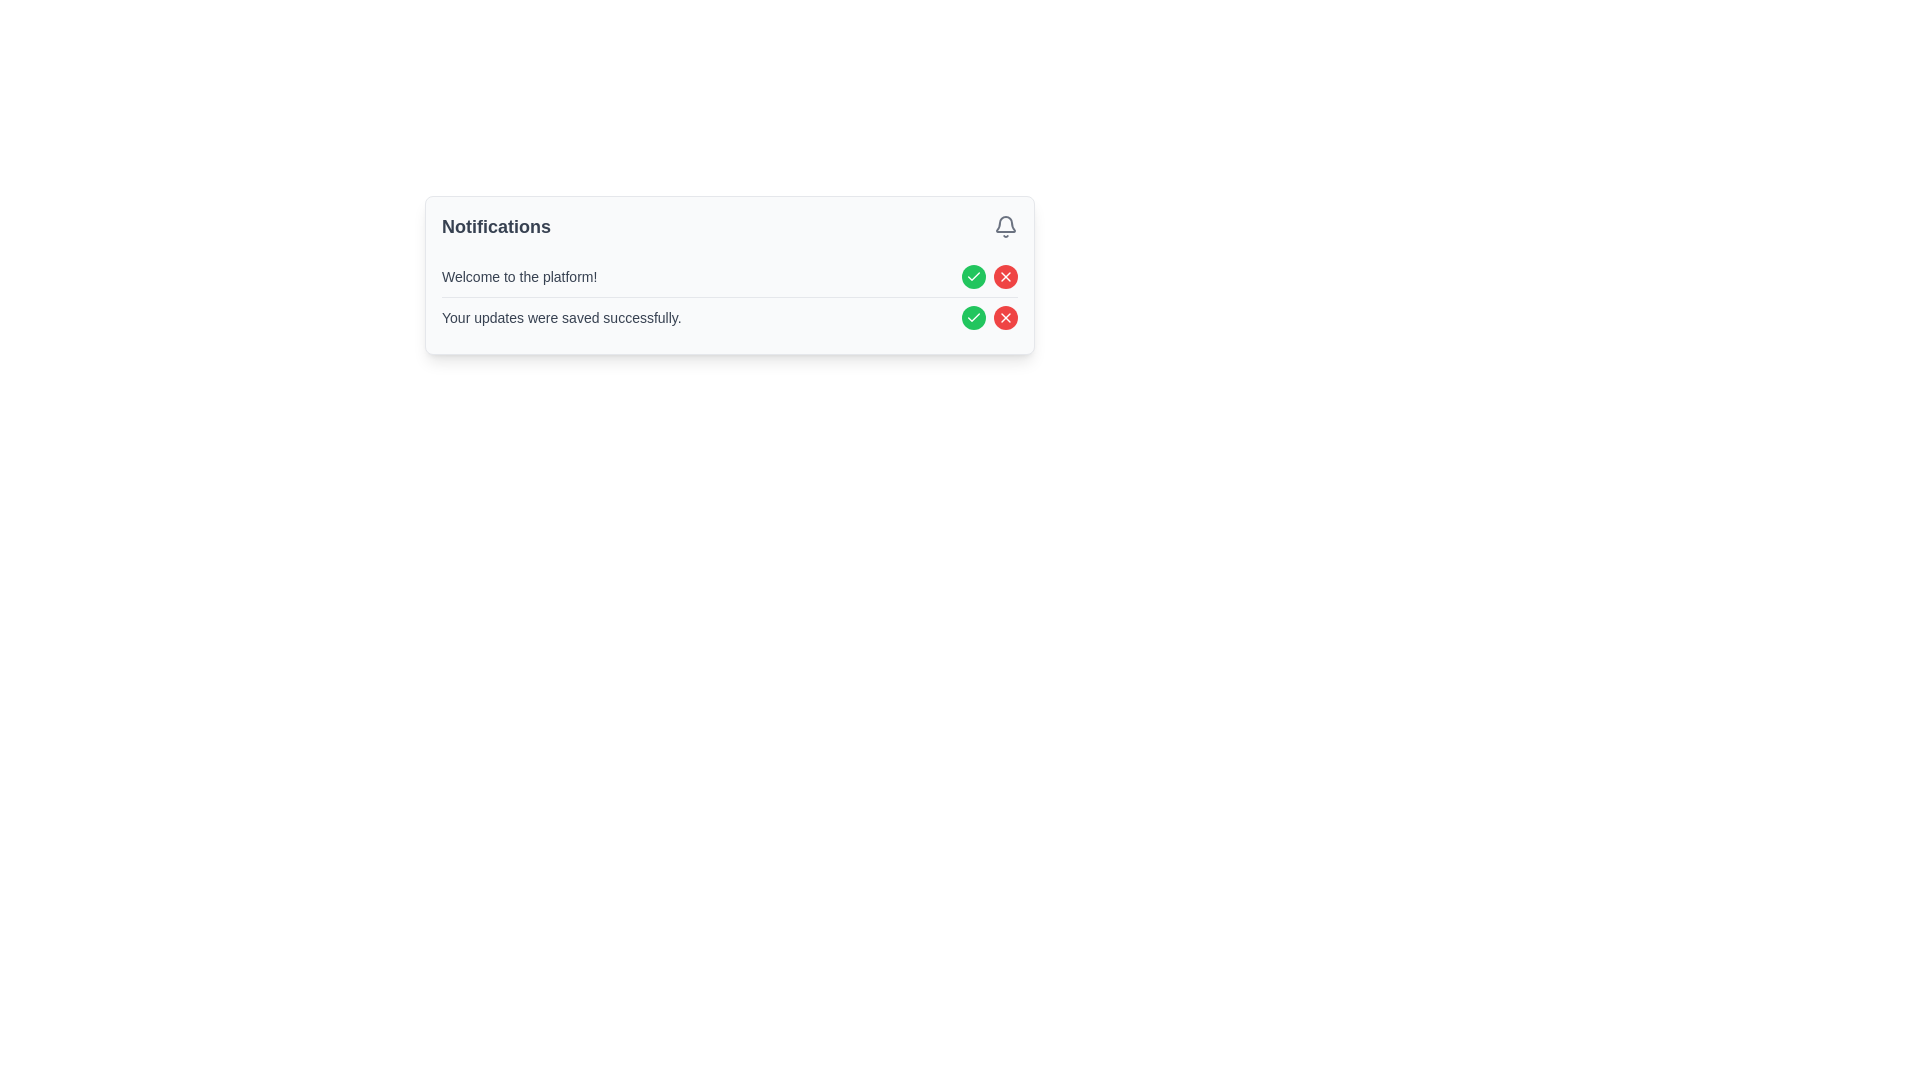 Image resolution: width=1920 pixels, height=1080 pixels. What do you see at coordinates (974, 316) in the screenshot?
I see `the green circular icon with a white checkmark located on the far right of the second row, next to the text 'Your updates were saved successfully.'` at bounding box center [974, 316].